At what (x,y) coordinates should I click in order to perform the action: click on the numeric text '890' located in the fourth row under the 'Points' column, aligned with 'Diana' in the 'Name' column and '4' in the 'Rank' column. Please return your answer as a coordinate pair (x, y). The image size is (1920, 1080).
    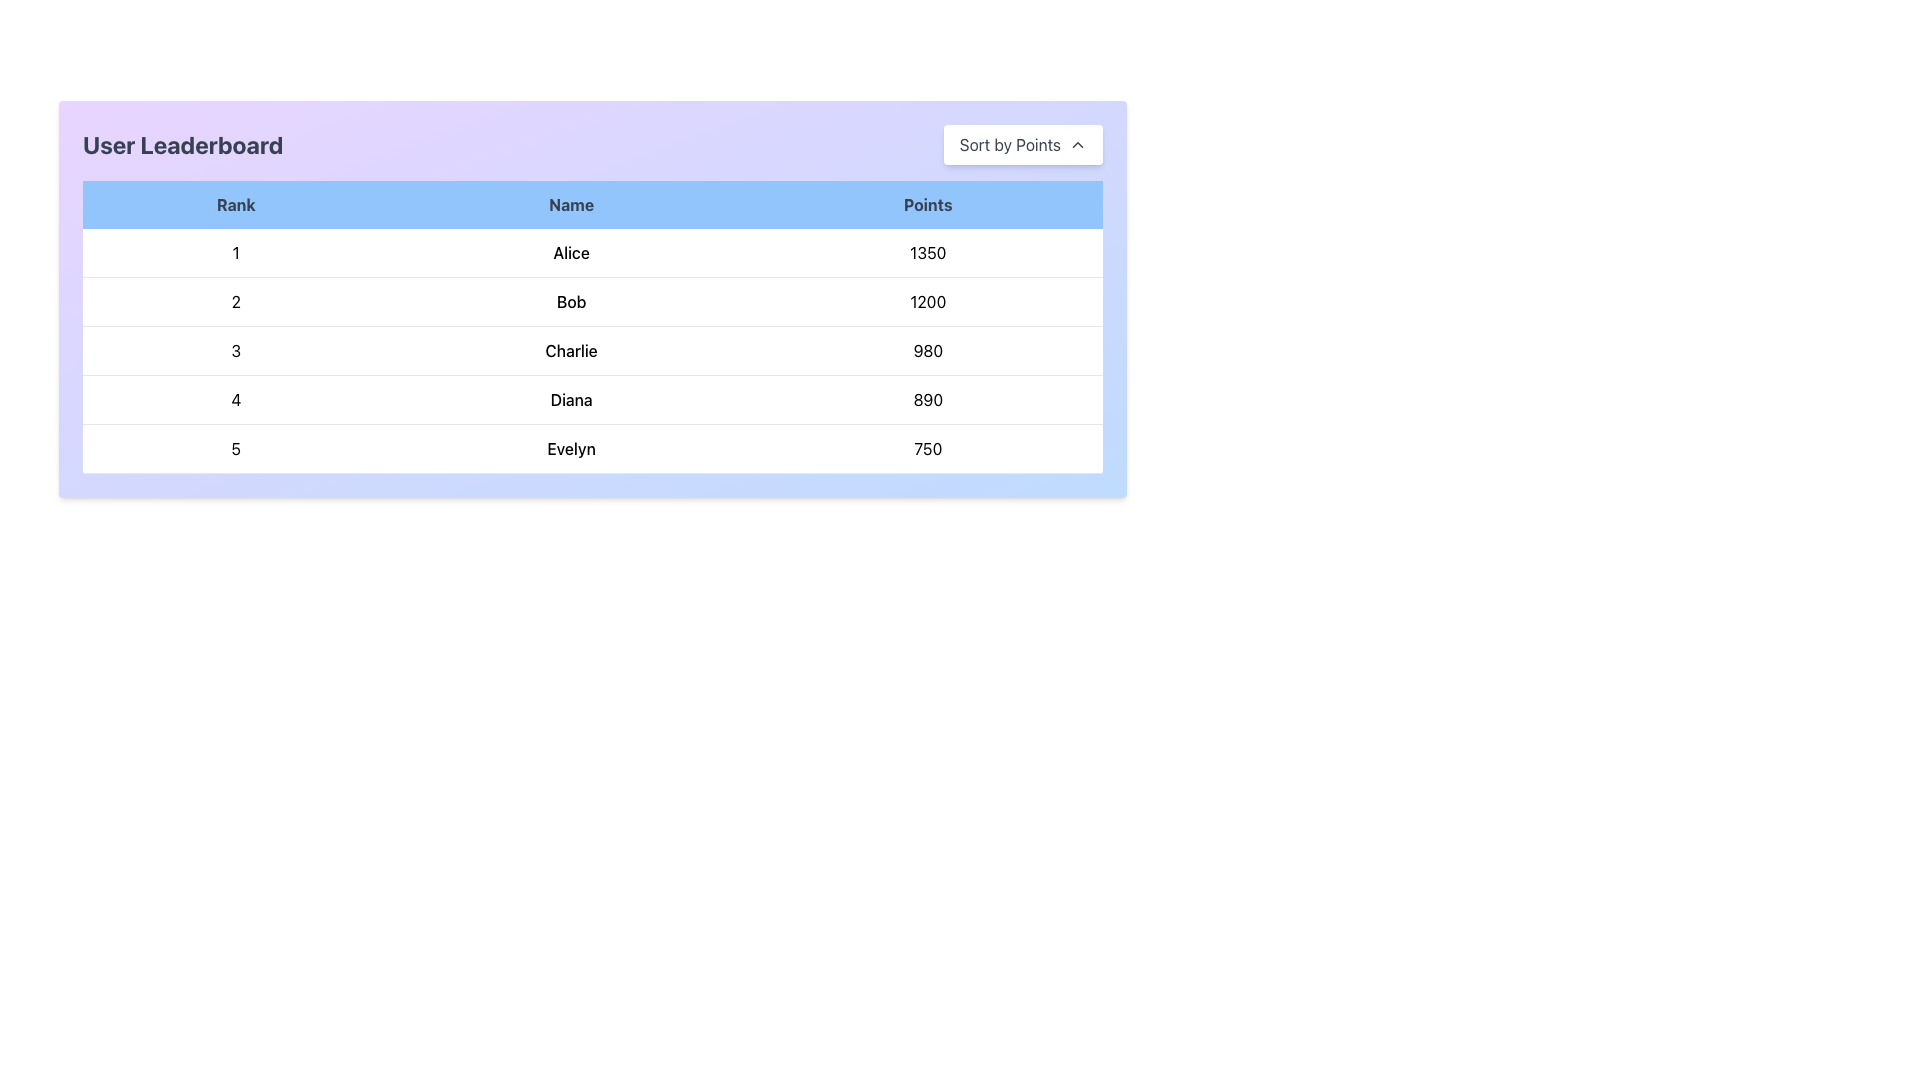
    Looking at the image, I should click on (927, 400).